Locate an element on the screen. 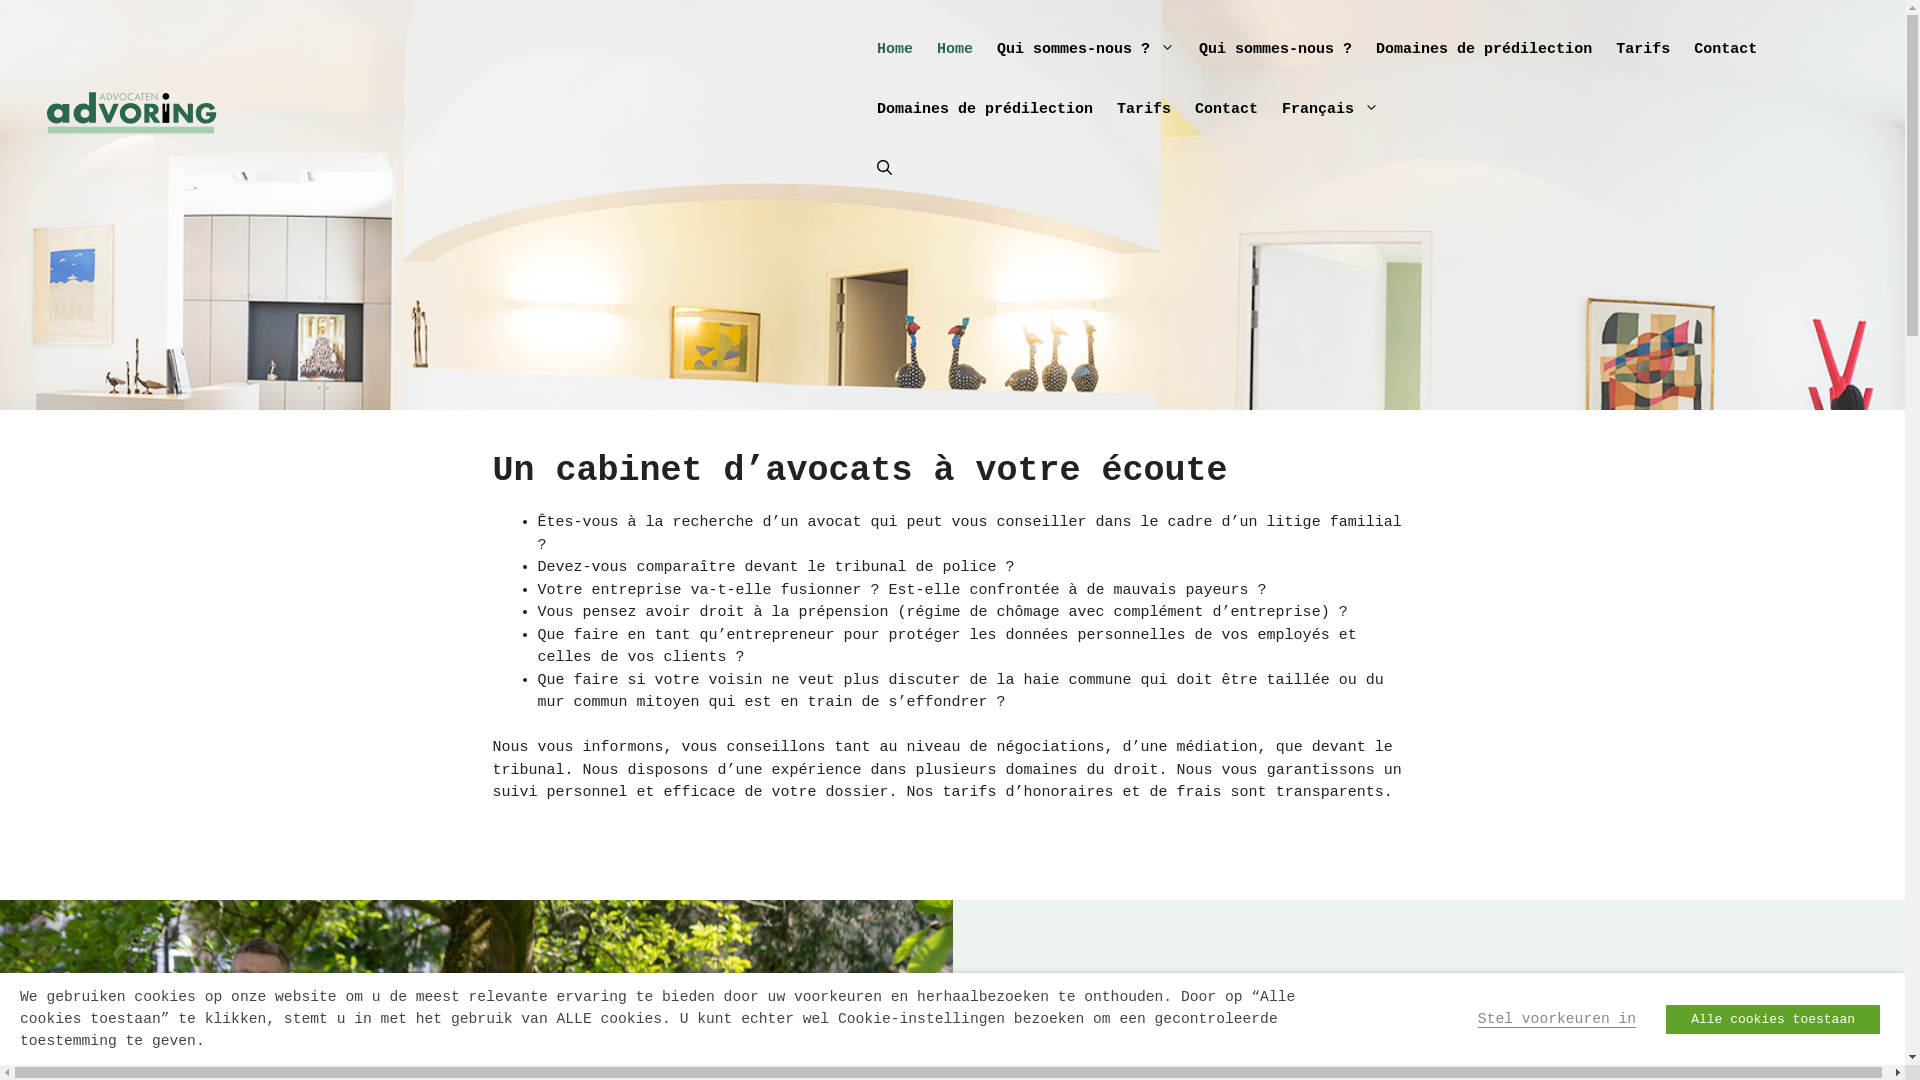  'Qui sommes-nous ?' is located at coordinates (1084, 49).